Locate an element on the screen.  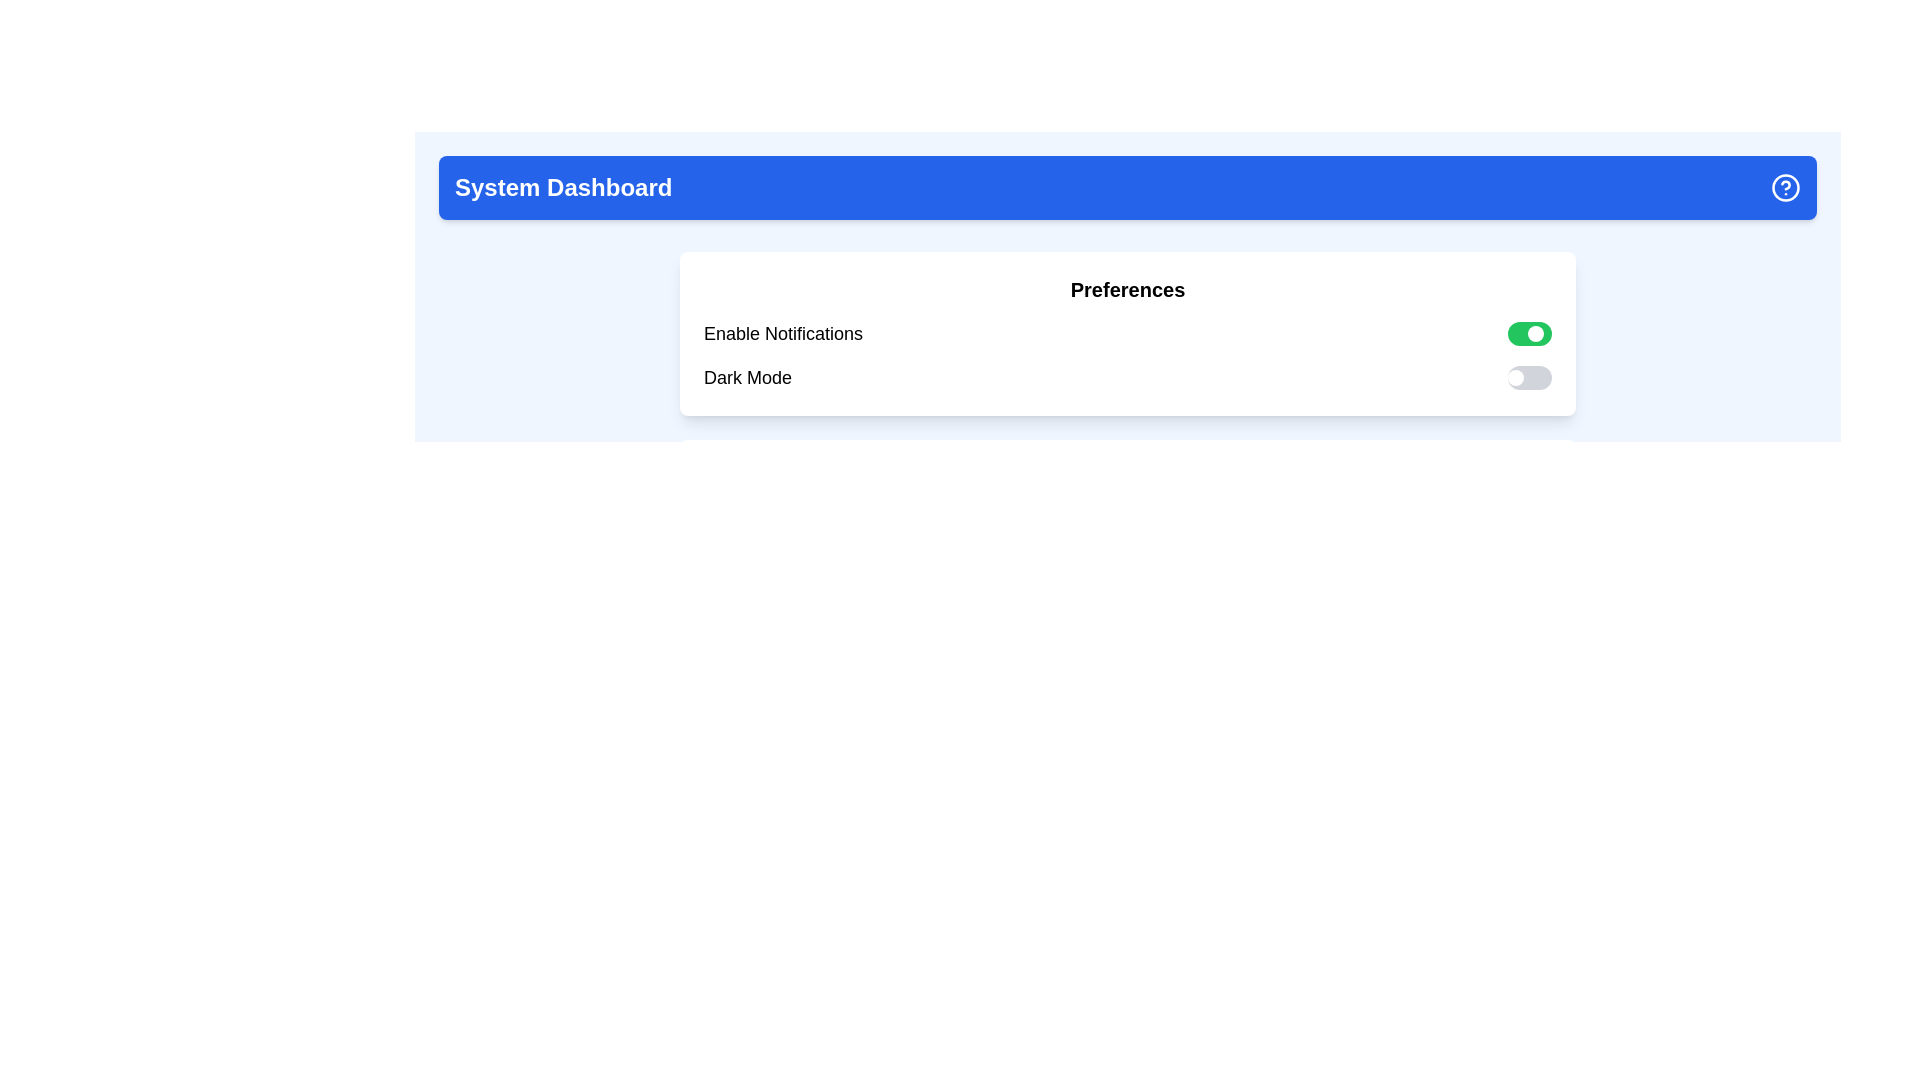
the toggle switch for 'Enable Notifications', which is a rectangular switch with a green background and a circular white handle on the right side, indicating the 'on' state is located at coordinates (1529, 333).